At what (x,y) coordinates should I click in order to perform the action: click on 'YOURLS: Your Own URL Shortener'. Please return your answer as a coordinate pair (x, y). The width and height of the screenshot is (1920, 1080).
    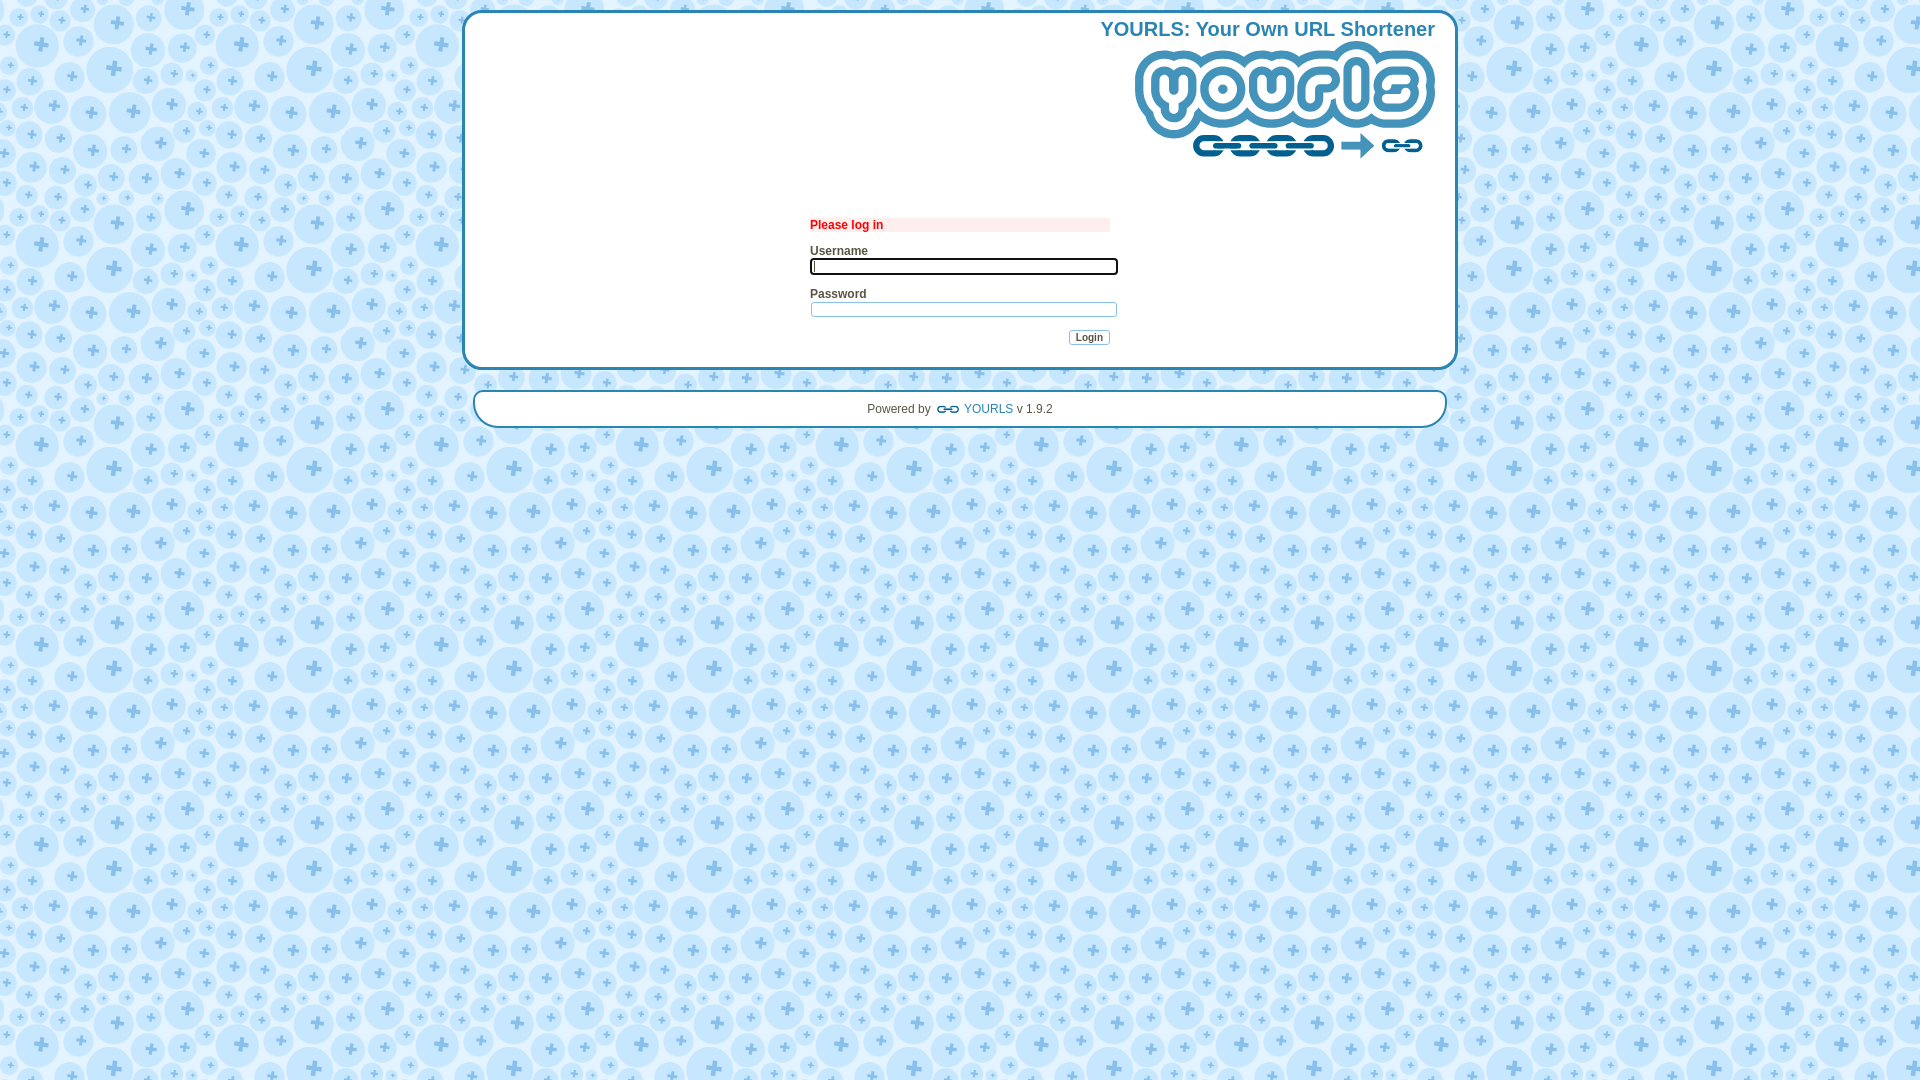
    Looking at the image, I should click on (1266, 93).